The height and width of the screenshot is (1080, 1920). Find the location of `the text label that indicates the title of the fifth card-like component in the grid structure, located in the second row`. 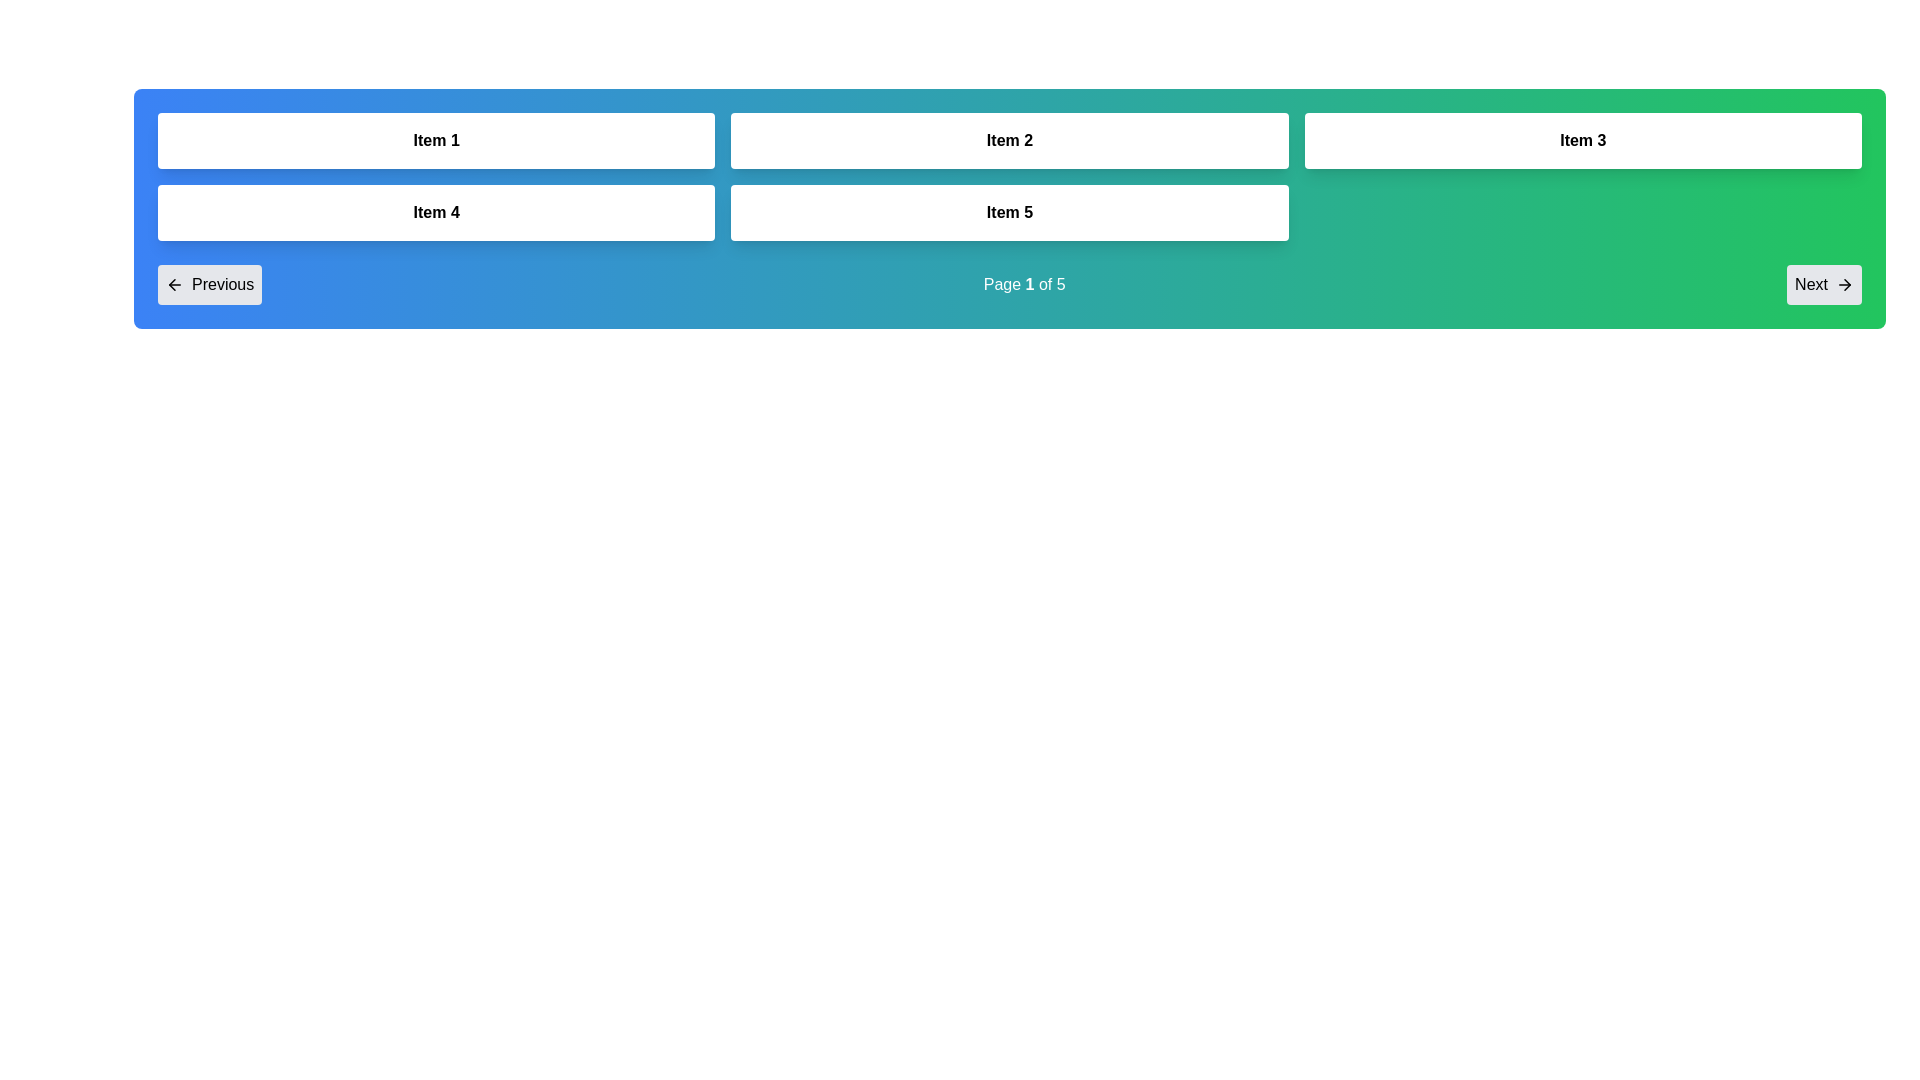

the text label that indicates the title of the fifth card-like component in the grid structure, located in the second row is located at coordinates (1009, 212).